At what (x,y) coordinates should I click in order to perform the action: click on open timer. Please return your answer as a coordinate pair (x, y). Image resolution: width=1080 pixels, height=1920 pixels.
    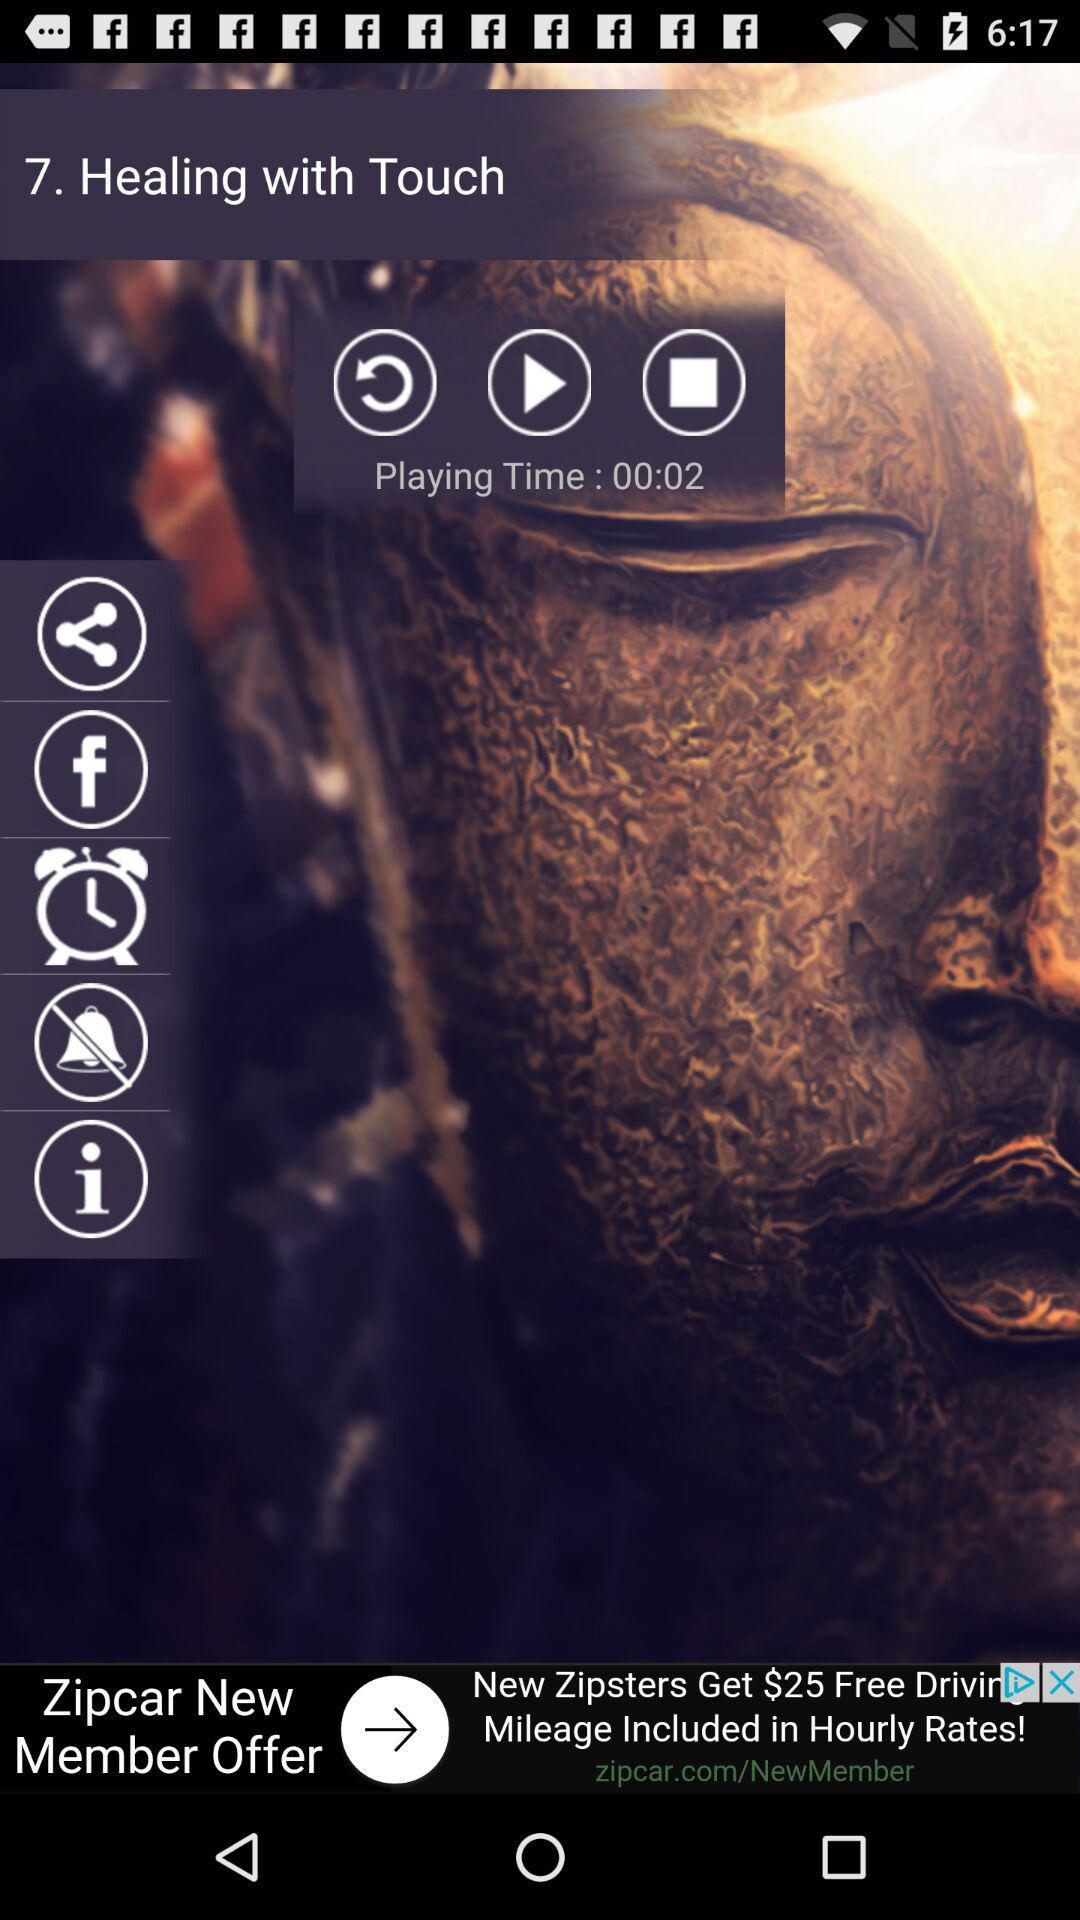
    Looking at the image, I should click on (91, 905).